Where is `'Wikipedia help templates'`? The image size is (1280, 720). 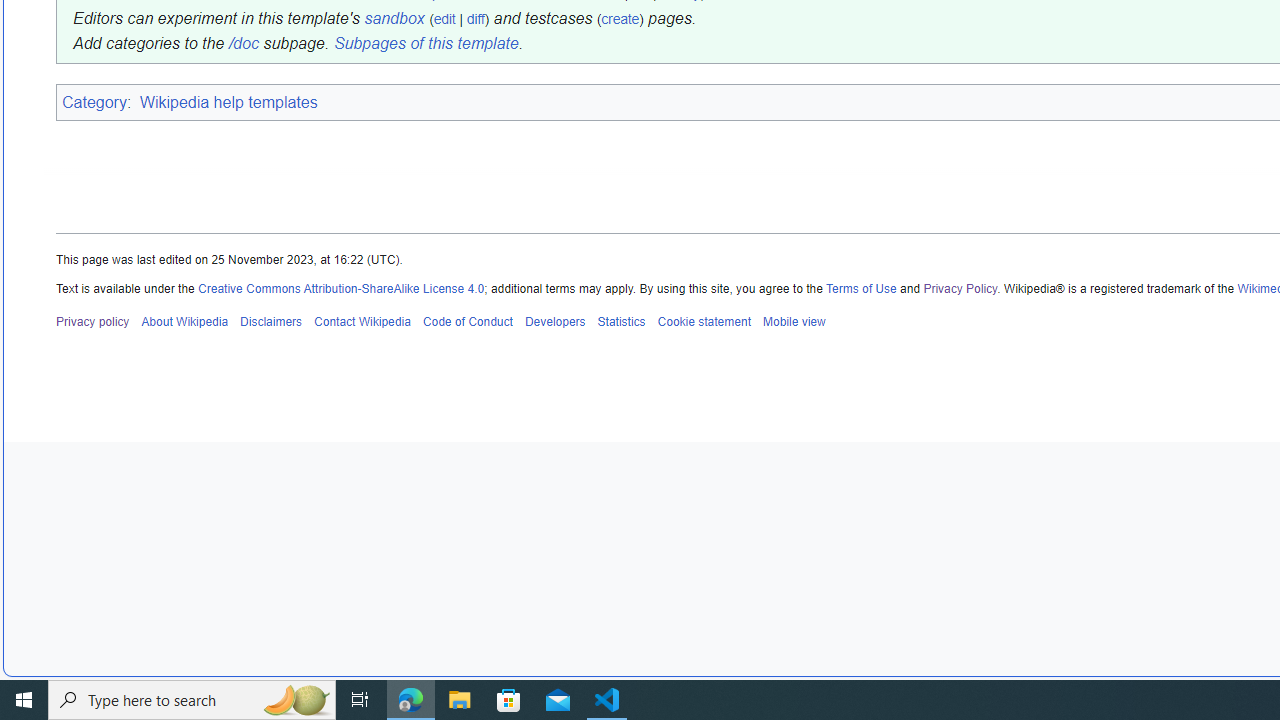 'Wikipedia help templates' is located at coordinates (230, 102).